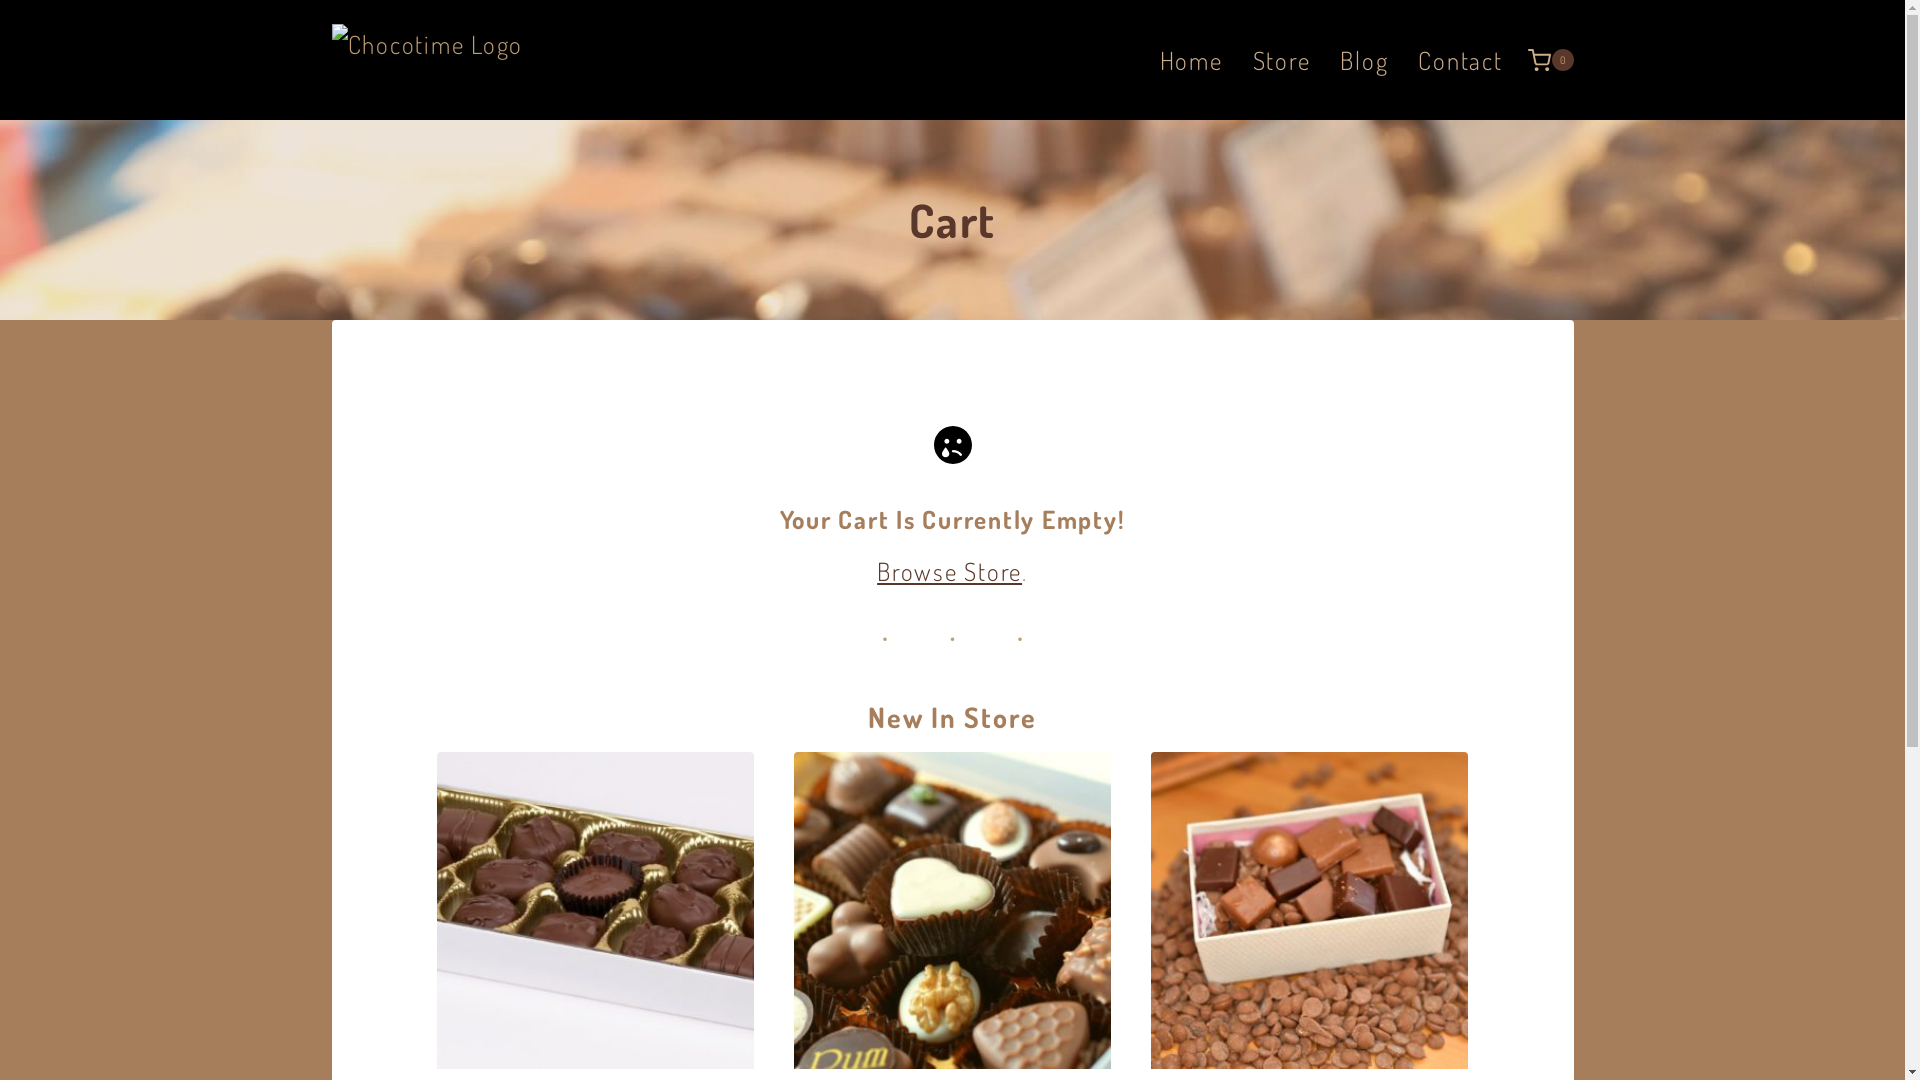 The width and height of the screenshot is (1920, 1080). What do you see at coordinates (1281, 58) in the screenshot?
I see `'Store'` at bounding box center [1281, 58].